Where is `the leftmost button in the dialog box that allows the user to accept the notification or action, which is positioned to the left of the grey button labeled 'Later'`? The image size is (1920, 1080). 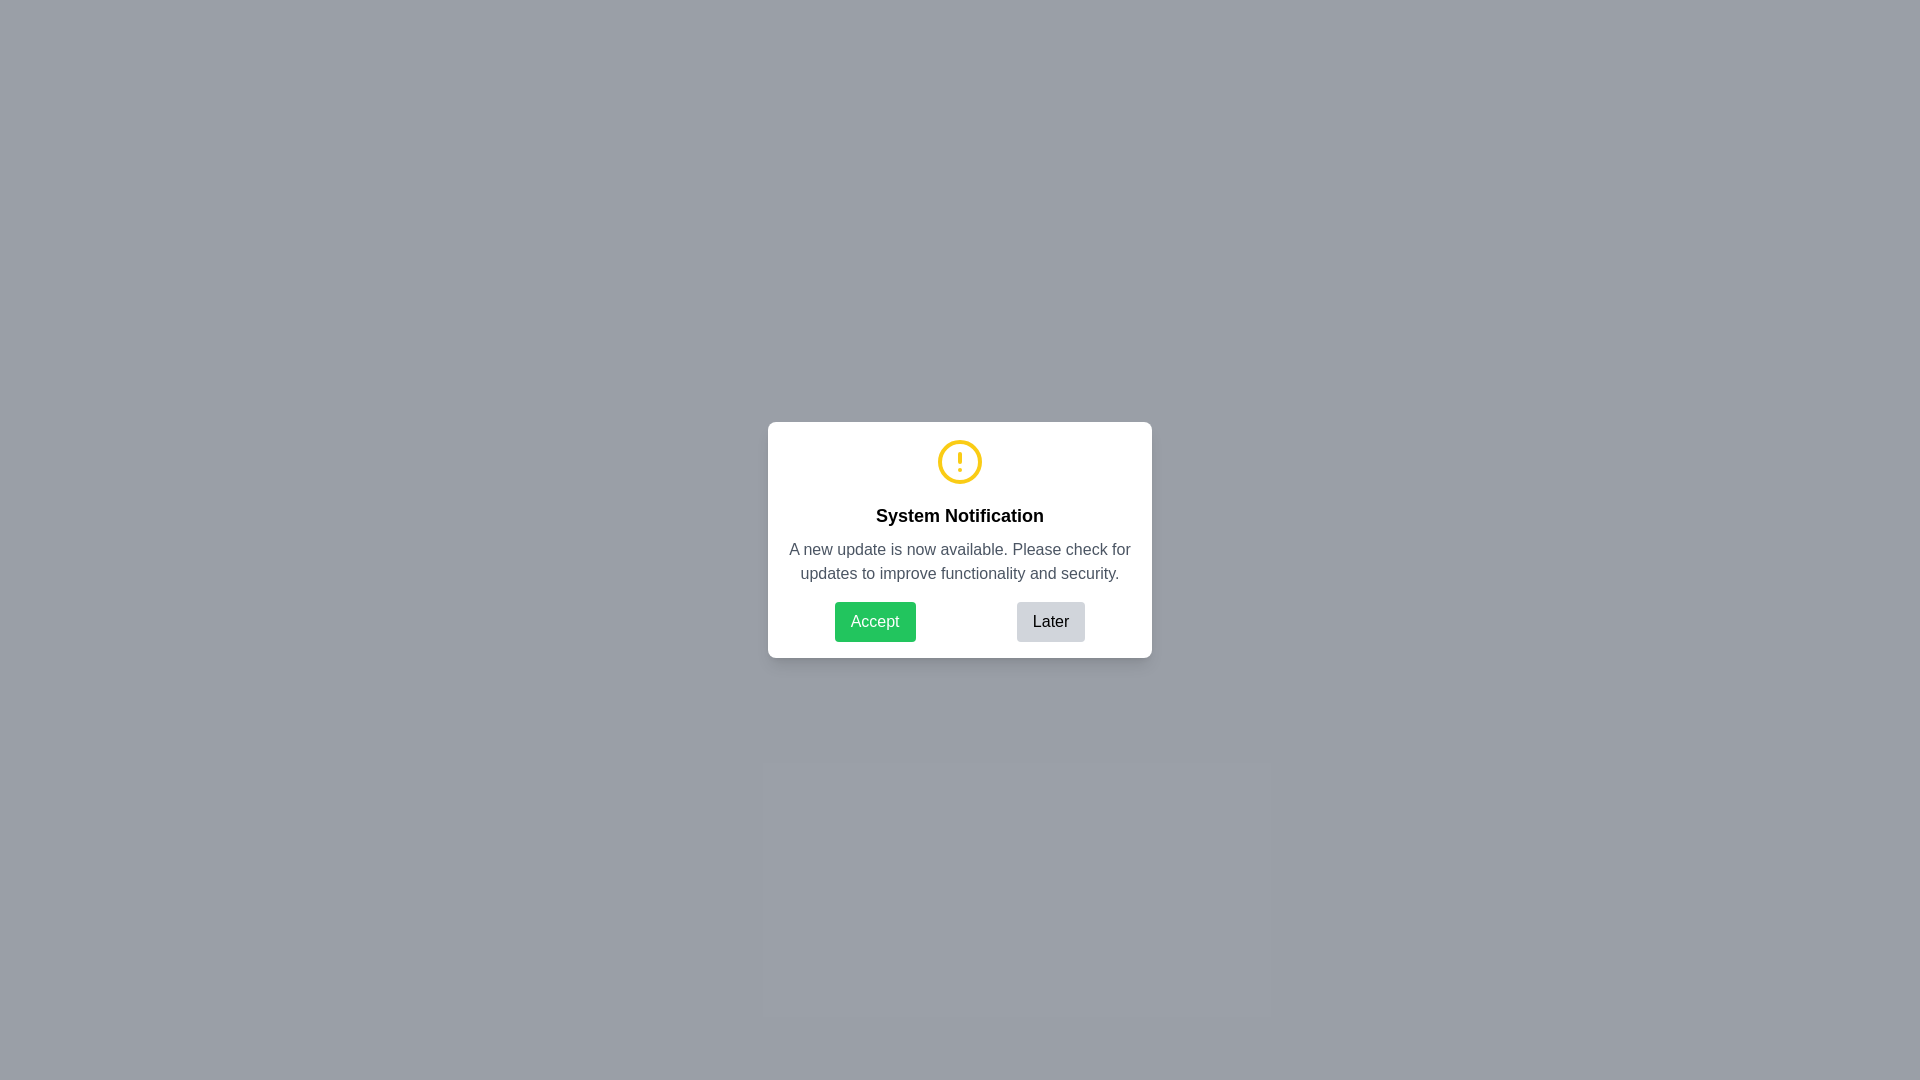 the leftmost button in the dialog box that allows the user to accept the notification or action, which is positioned to the left of the grey button labeled 'Later' is located at coordinates (875, 620).